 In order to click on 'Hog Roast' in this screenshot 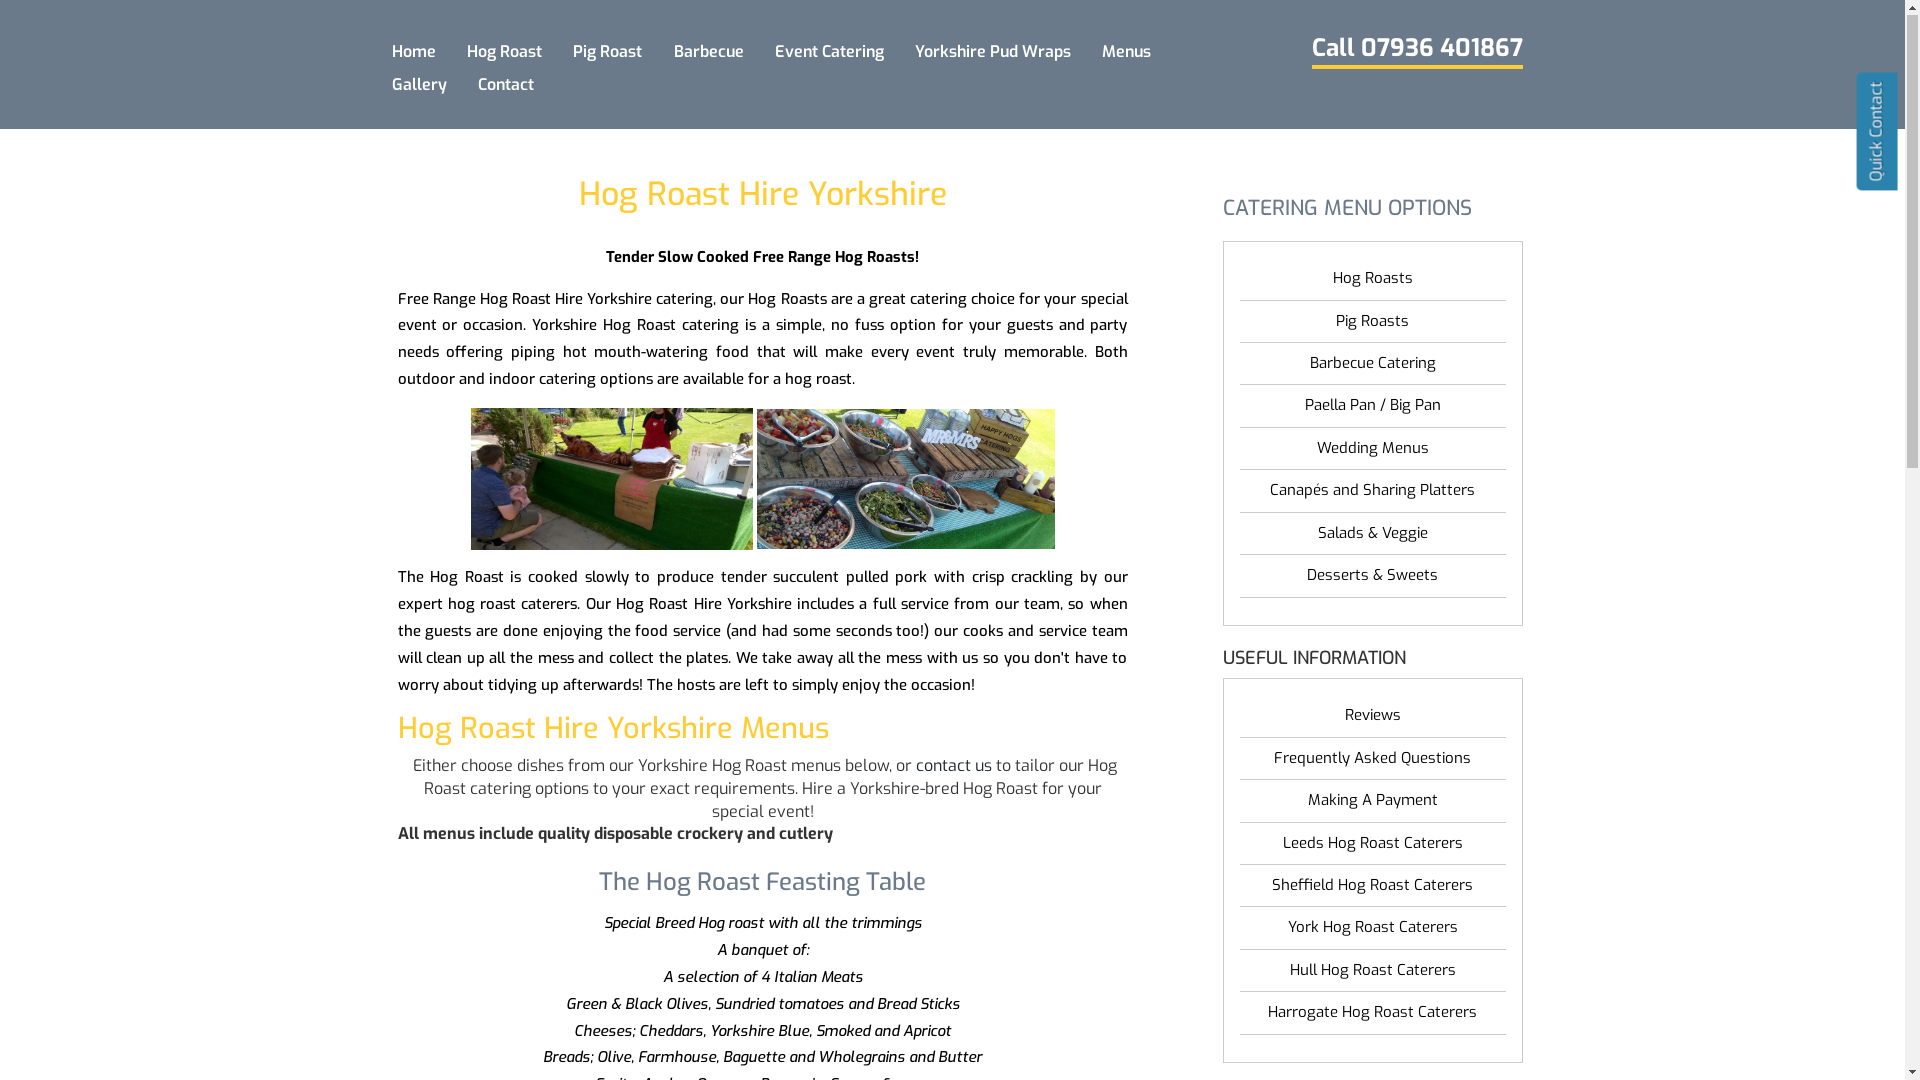, I will do `click(504, 51)`.